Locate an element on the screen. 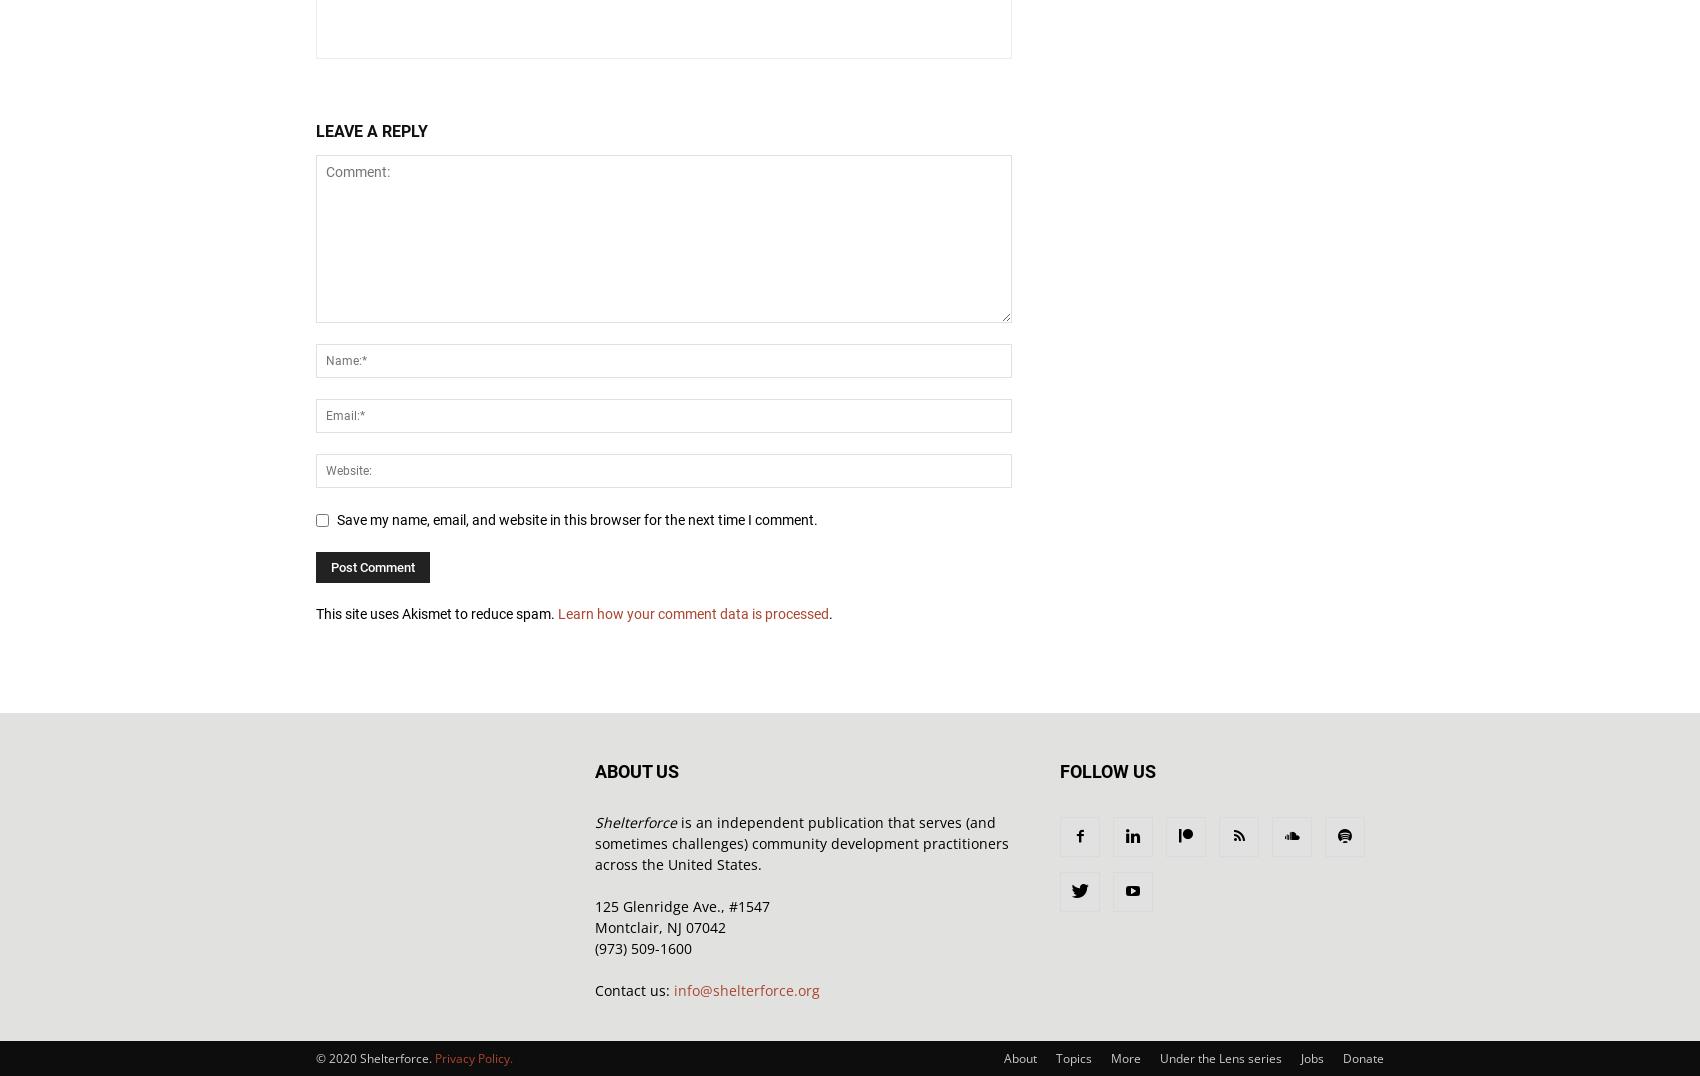 The width and height of the screenshot is (1700, 1076). 'Shelterforce' is located at coordinates (634, 821).